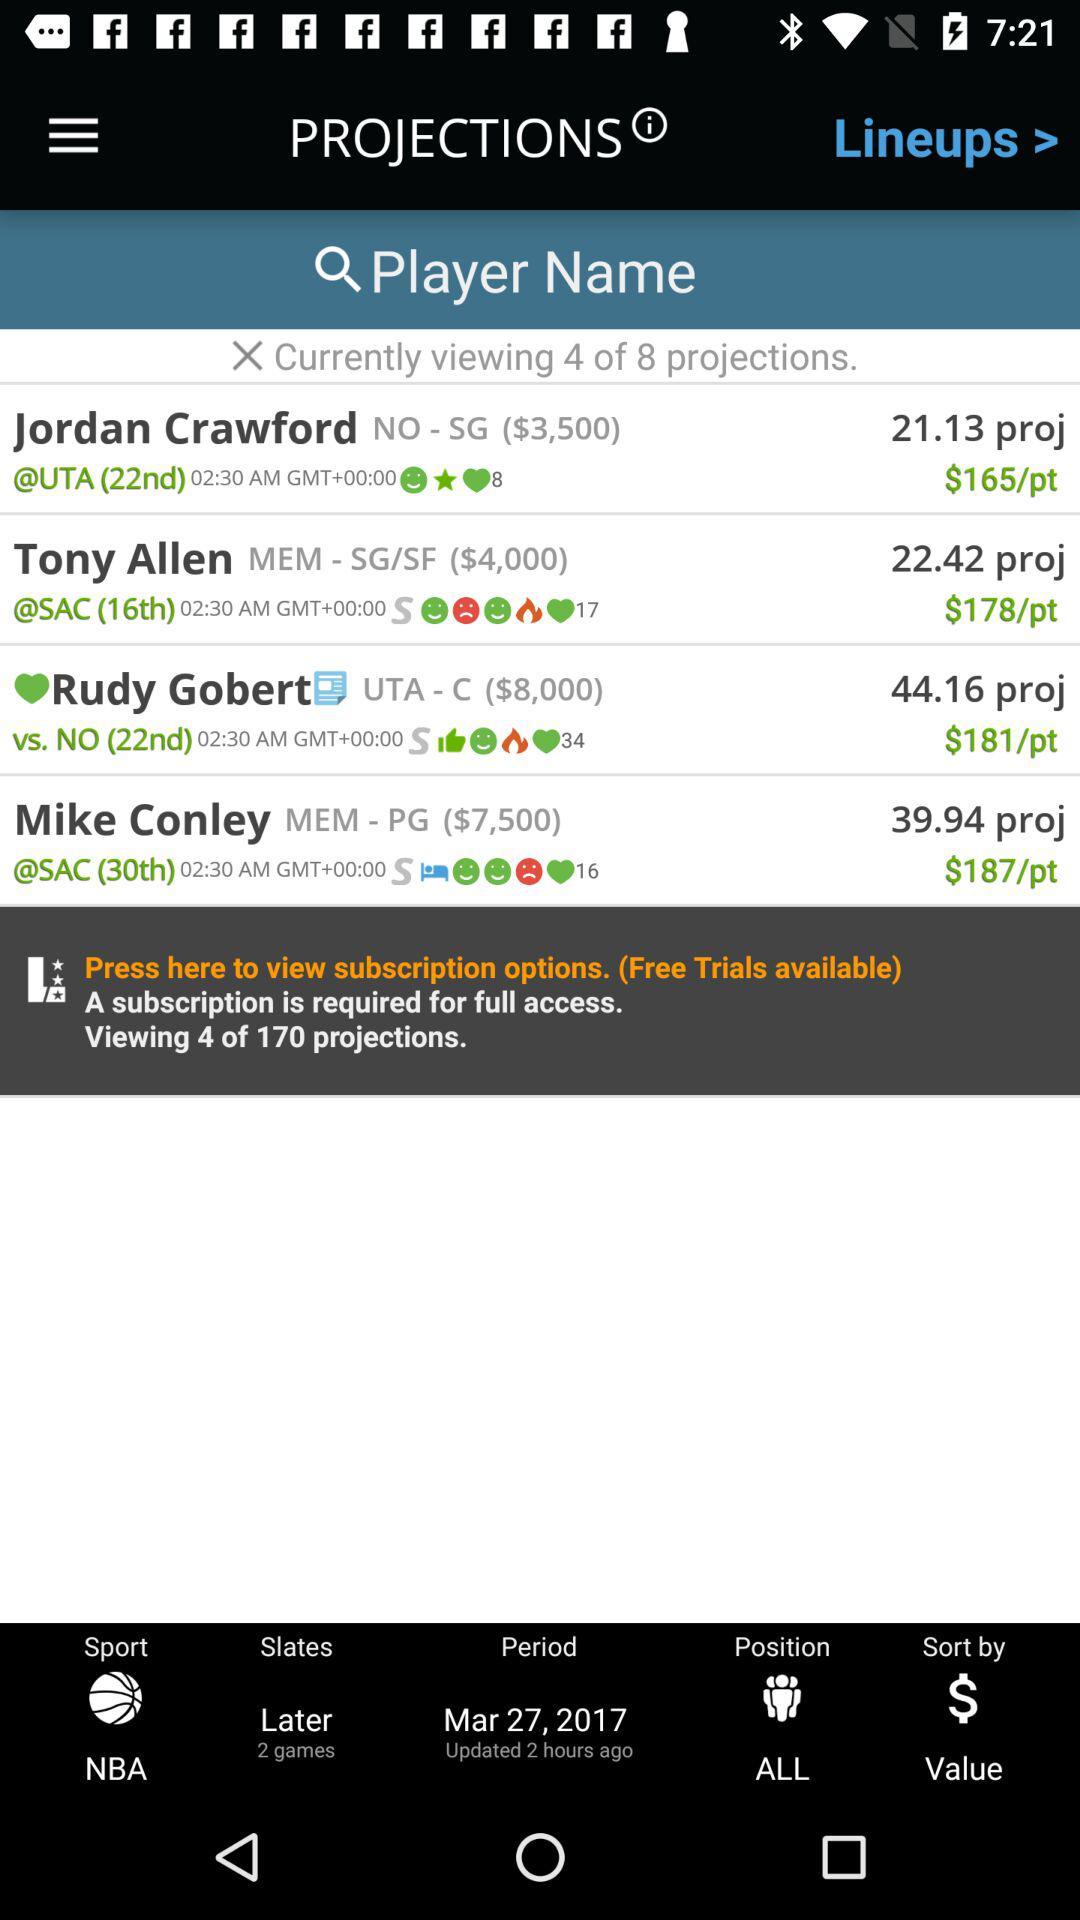  I want to click on icon below the no, so click(442, 480).